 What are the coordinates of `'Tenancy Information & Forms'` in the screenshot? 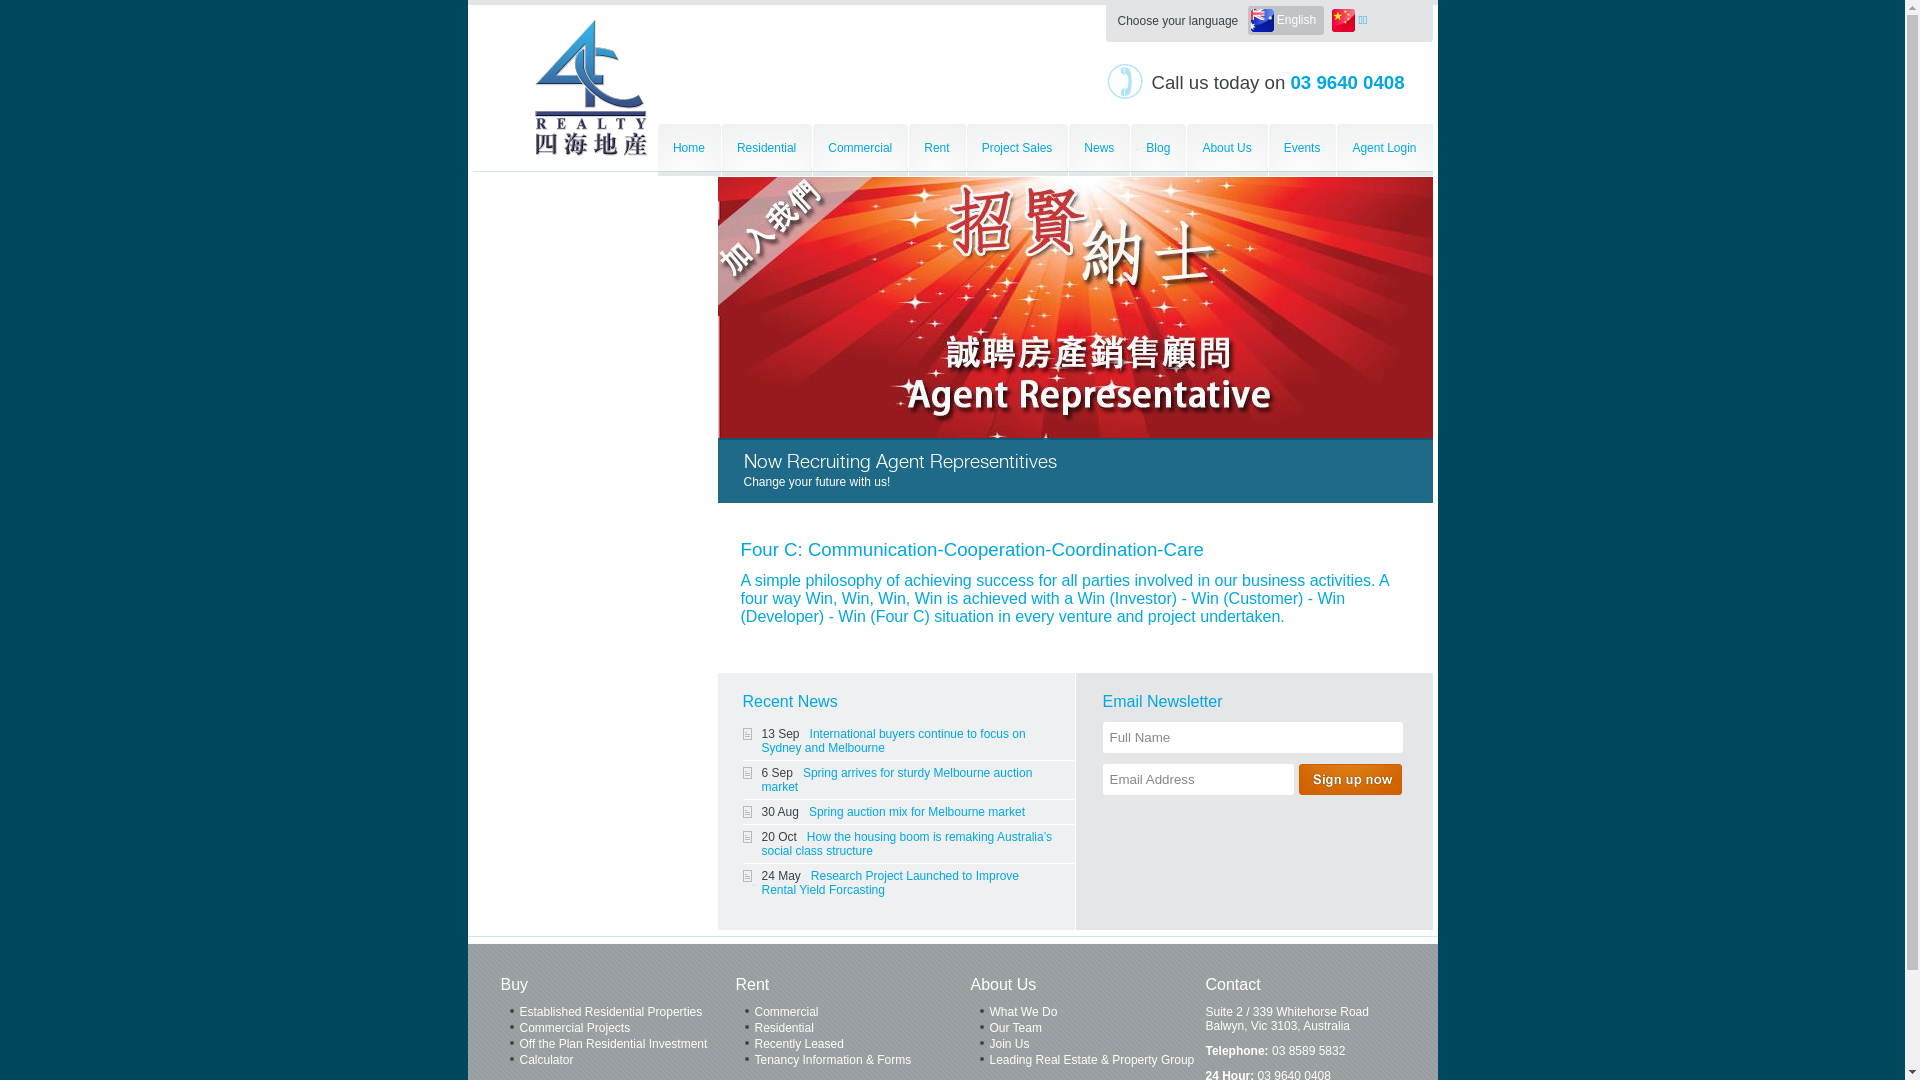 It's located at (853, 1059).